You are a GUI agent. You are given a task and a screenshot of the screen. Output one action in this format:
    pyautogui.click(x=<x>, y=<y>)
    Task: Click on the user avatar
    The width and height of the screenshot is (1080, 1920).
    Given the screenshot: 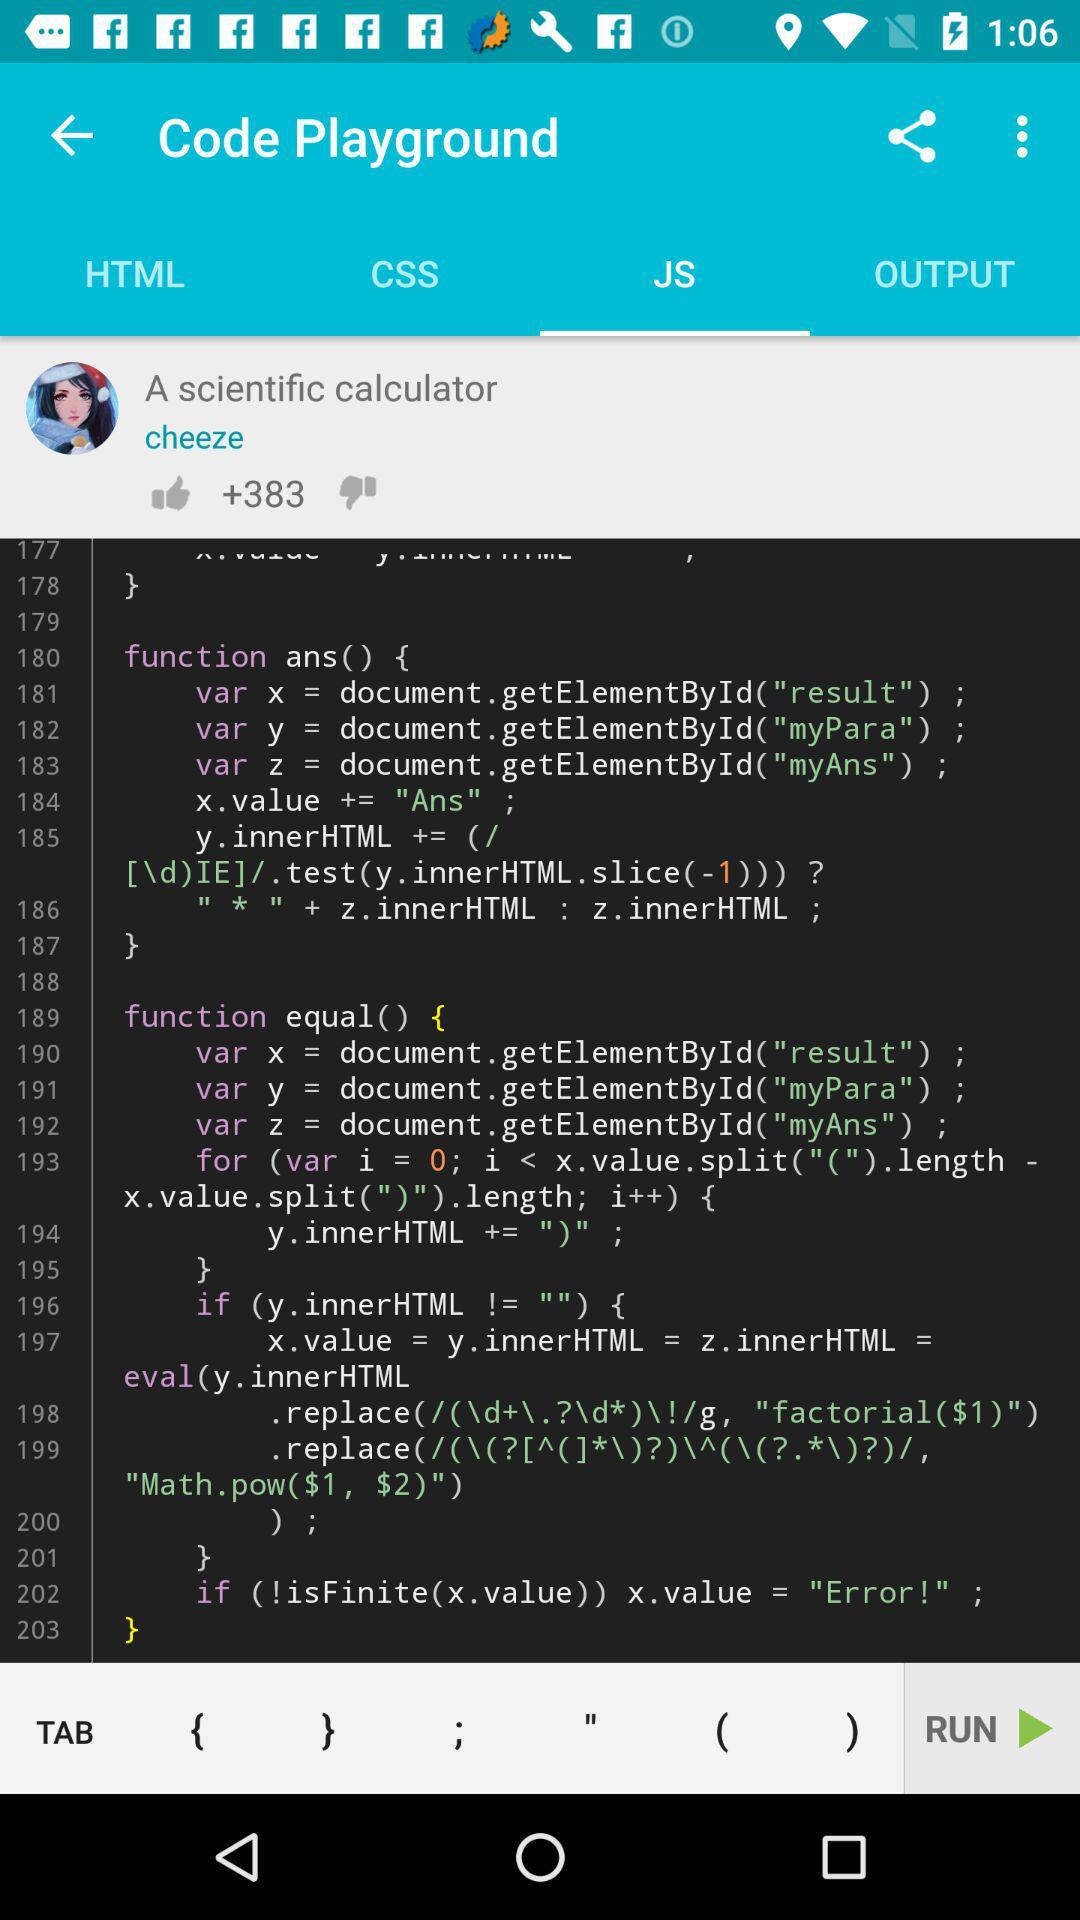 What is the action you would take?
    pyautogui.click(x=71, y=407)
    